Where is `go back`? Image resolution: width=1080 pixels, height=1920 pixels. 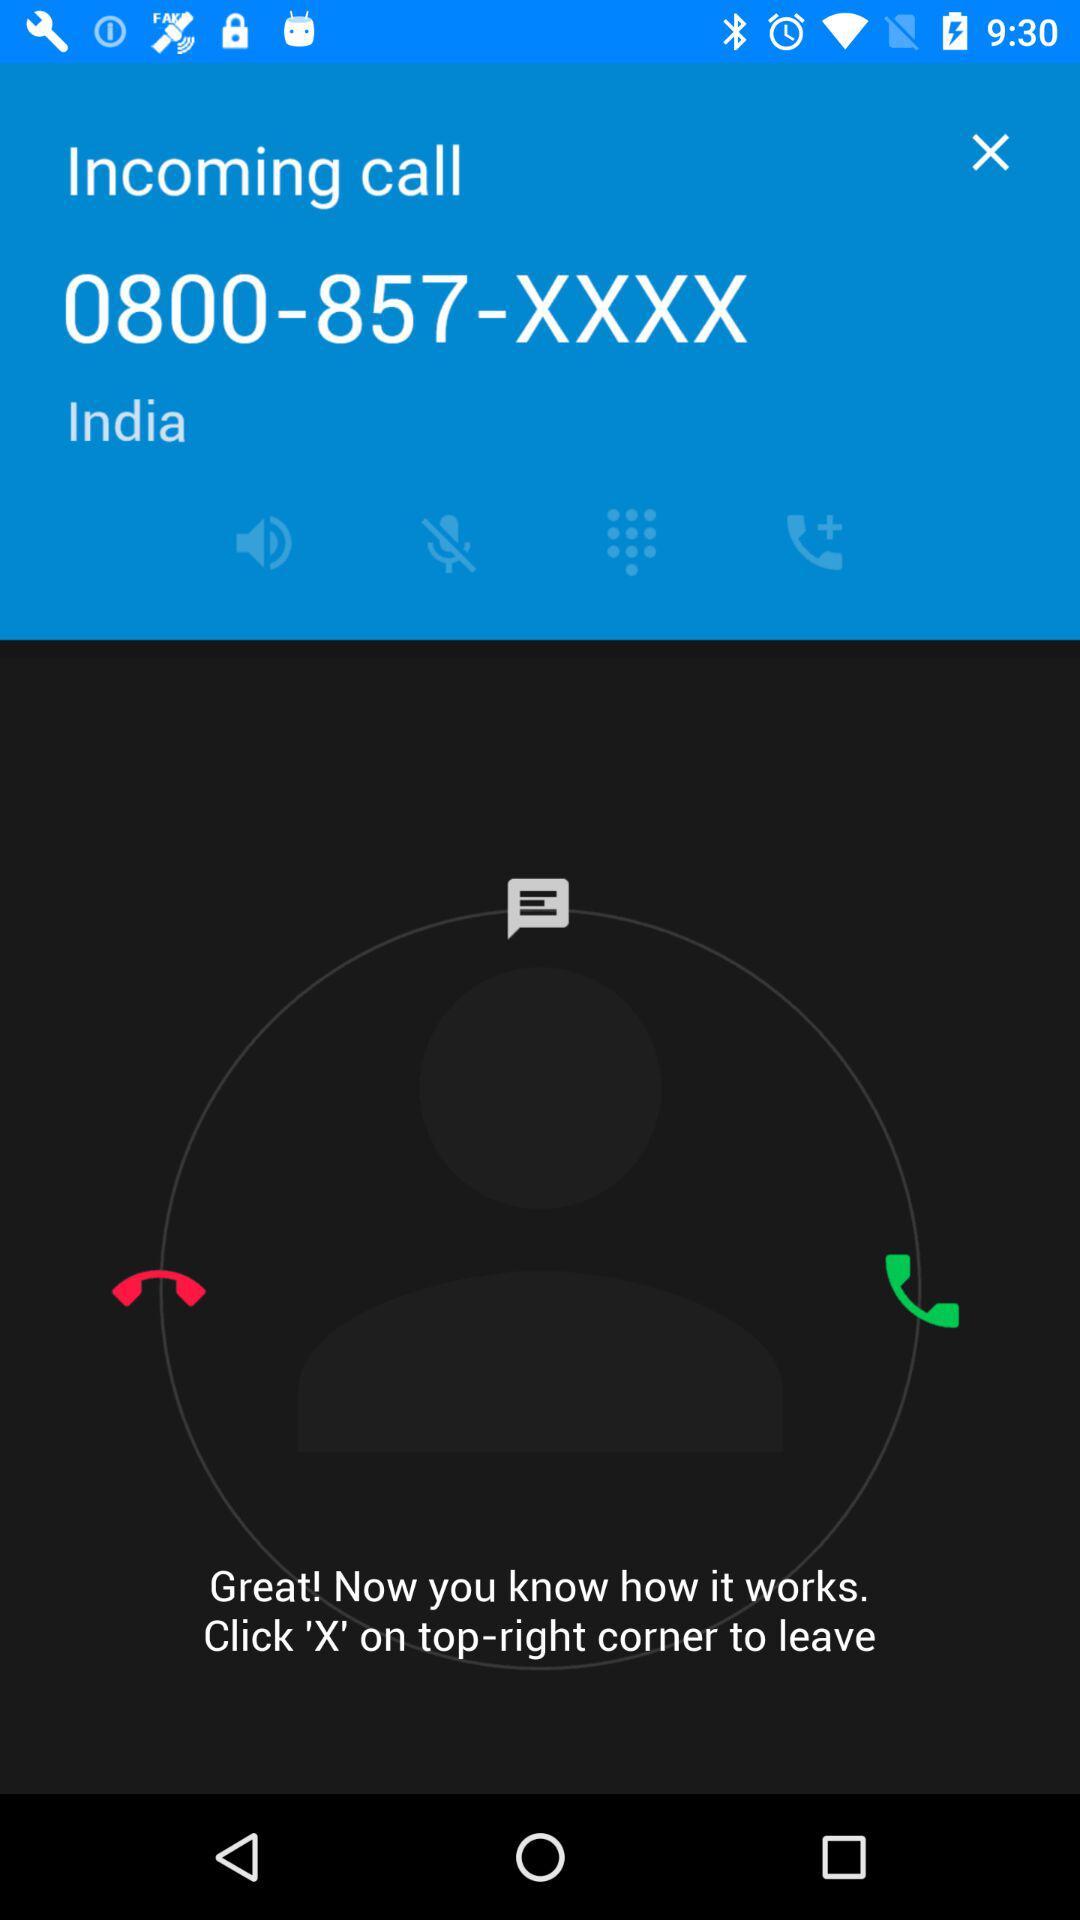 go back is located at coordinates (990, 151).